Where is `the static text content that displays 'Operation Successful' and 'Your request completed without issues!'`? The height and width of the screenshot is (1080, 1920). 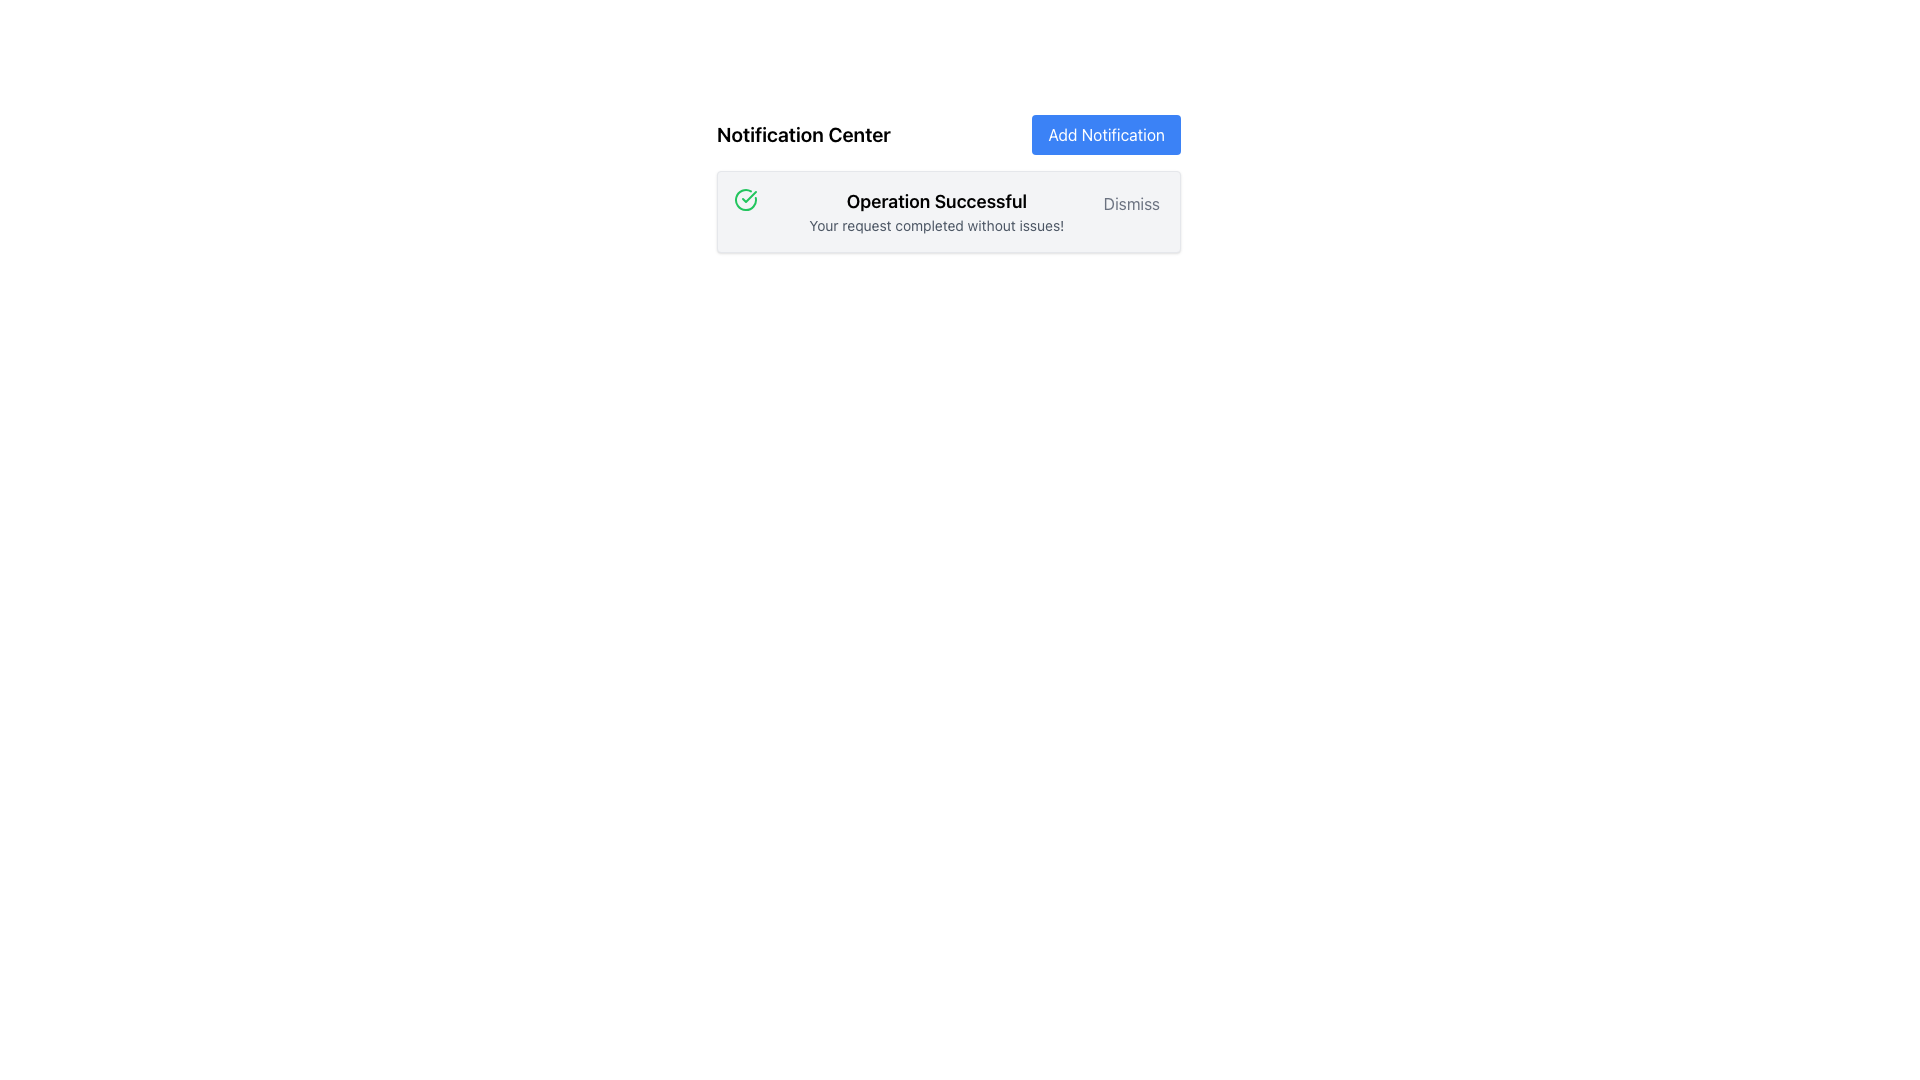 the static text content that displays 'Operation Successful' and 'Your request completed without issues!' is located at coordinates (935, 212).